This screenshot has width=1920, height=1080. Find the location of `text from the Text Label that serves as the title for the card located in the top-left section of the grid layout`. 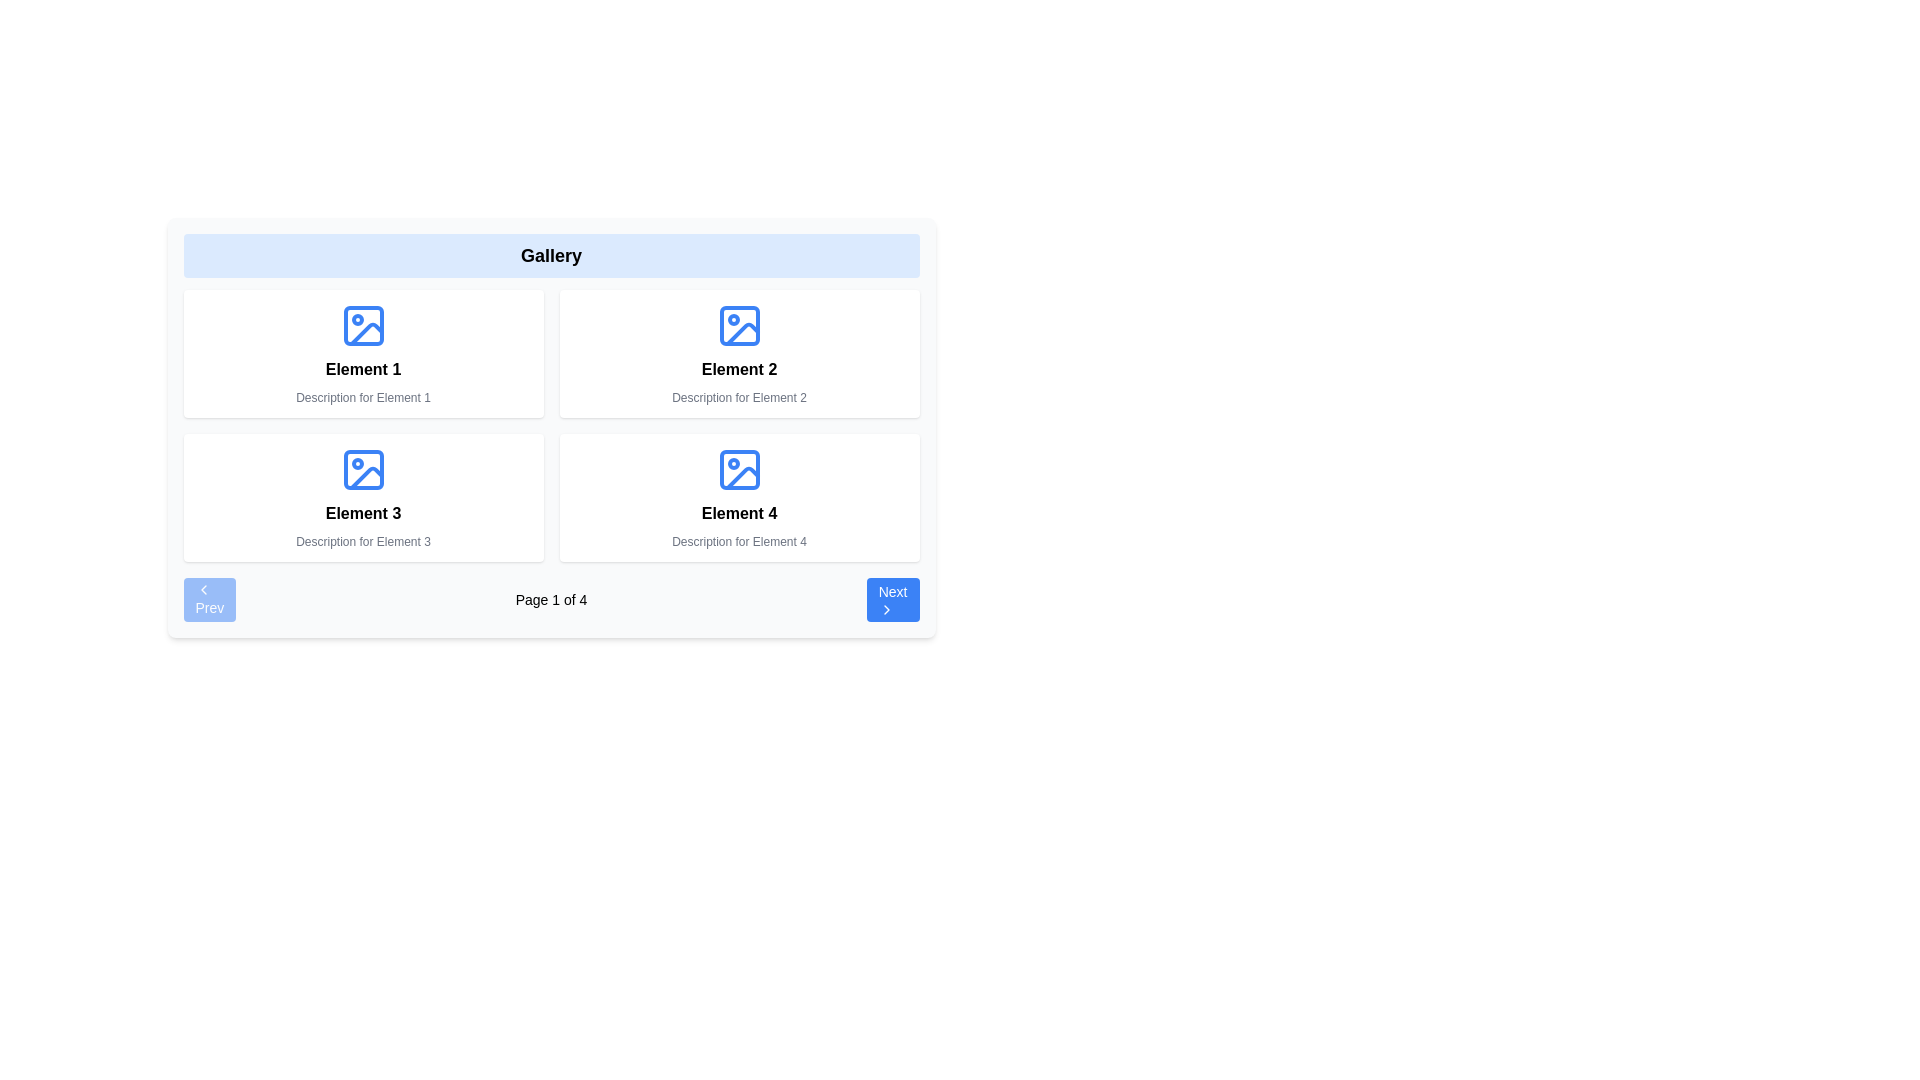

text from the Text Label that serves as the title for the card located in the top-left section of the grid layout is located at coordinates (363, 370).